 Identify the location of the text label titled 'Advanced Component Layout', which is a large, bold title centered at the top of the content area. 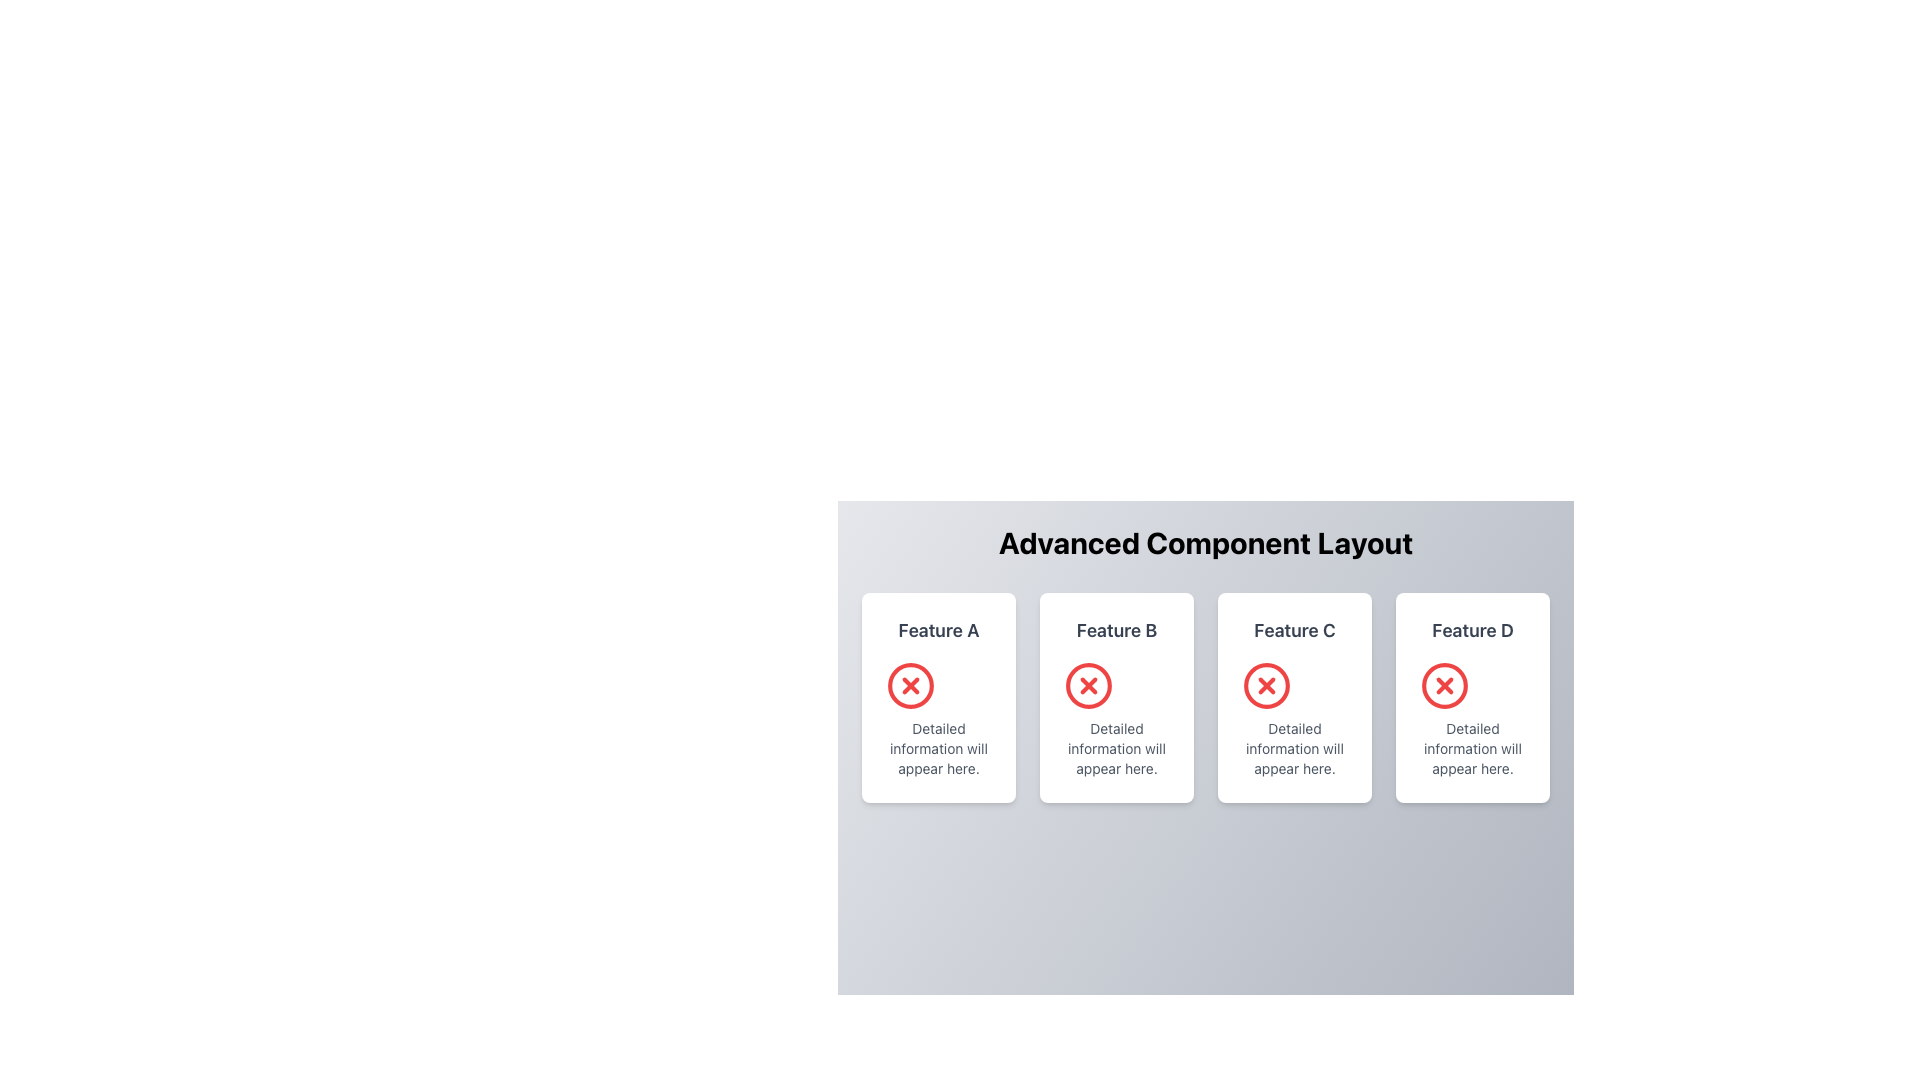
(1204, 543).